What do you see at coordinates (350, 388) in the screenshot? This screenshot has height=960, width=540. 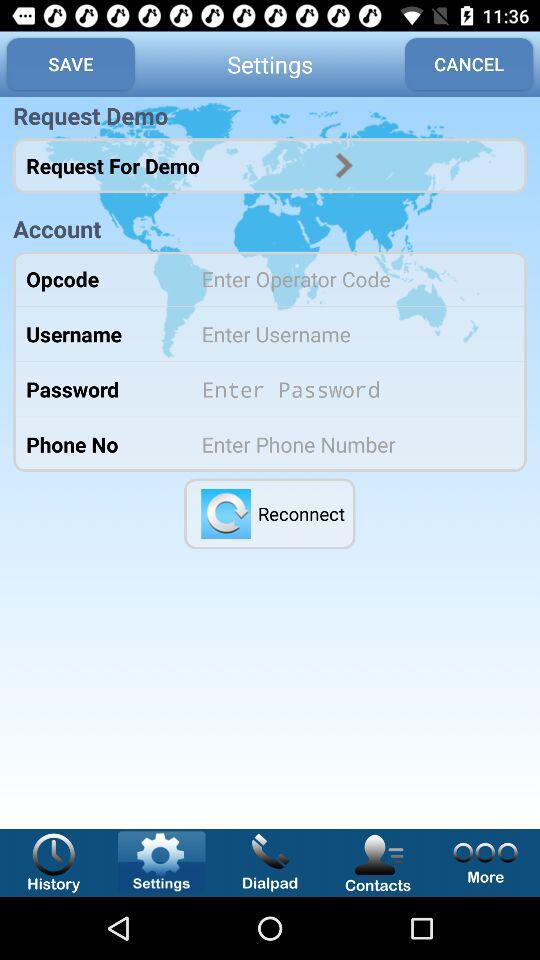 I see `your password` at bounding box center [350, 388].